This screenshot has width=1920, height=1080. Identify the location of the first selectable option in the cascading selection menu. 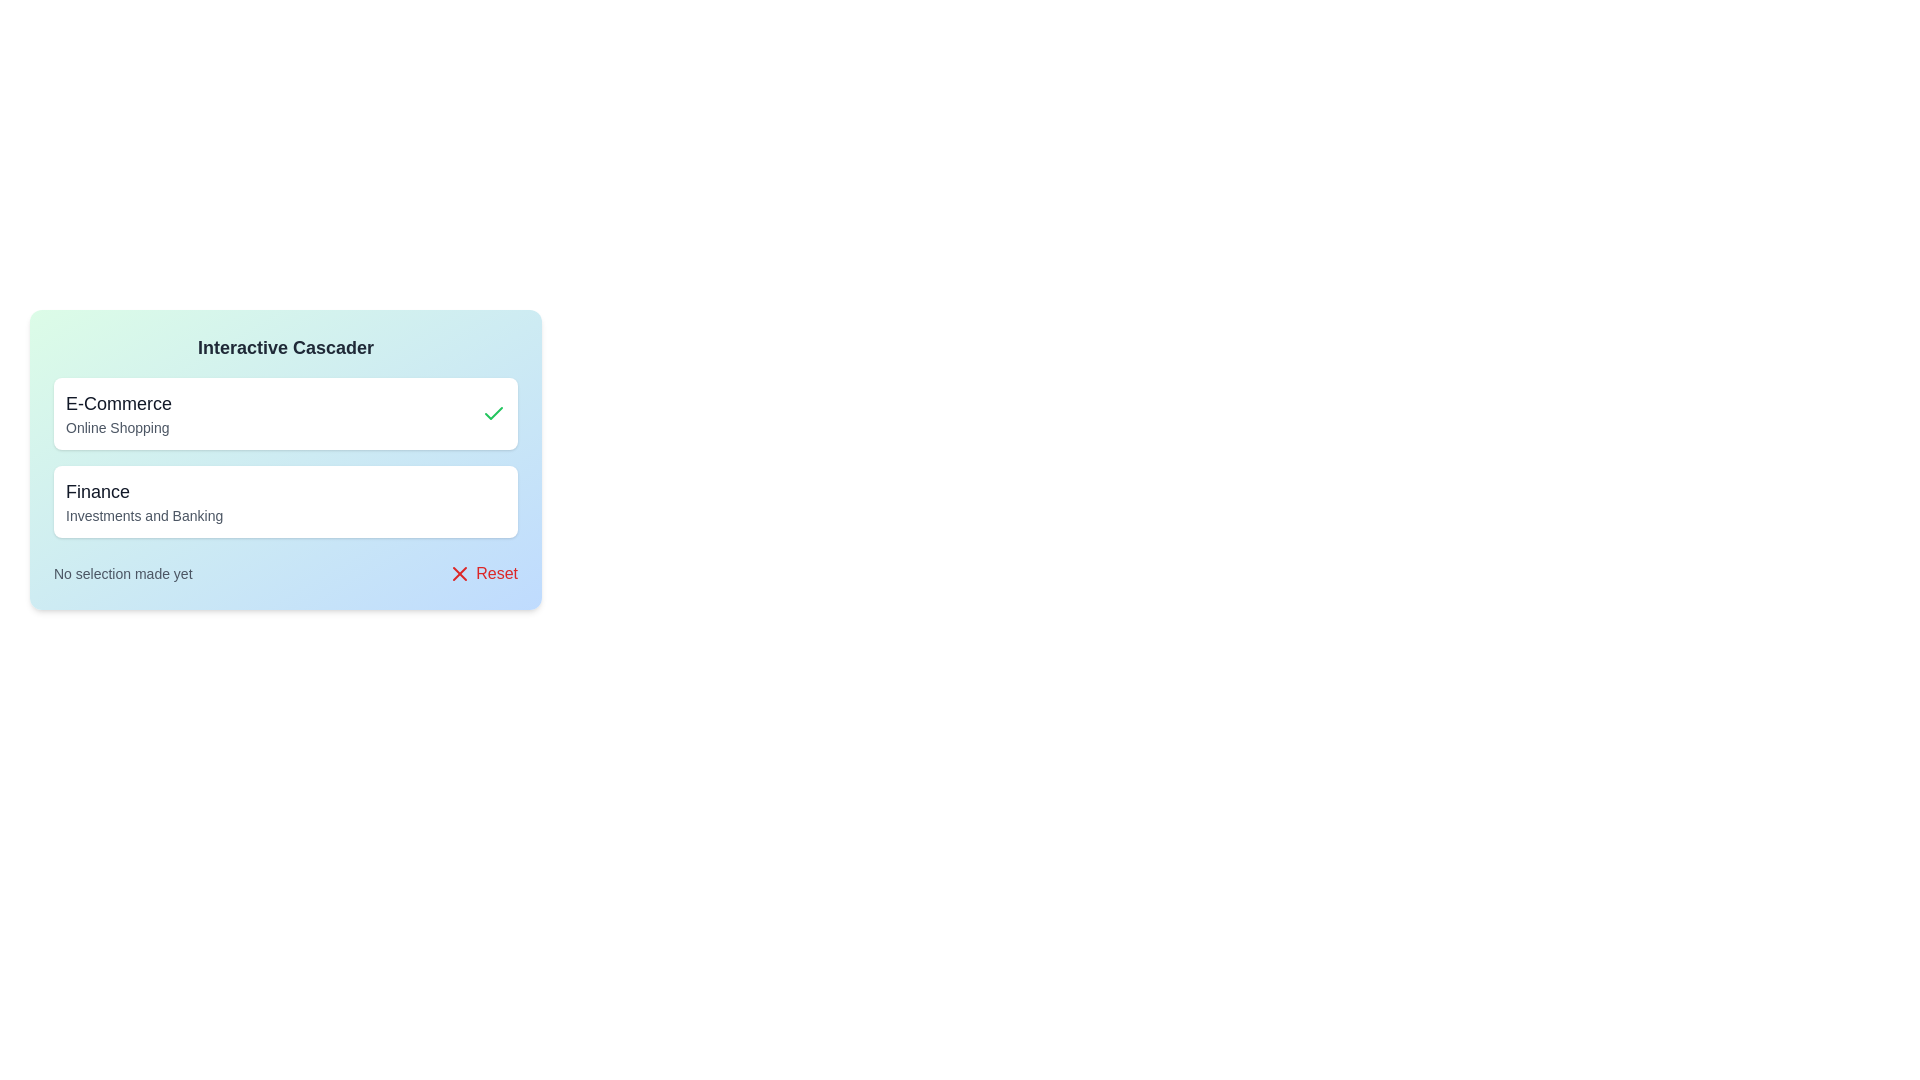
(285, 412).